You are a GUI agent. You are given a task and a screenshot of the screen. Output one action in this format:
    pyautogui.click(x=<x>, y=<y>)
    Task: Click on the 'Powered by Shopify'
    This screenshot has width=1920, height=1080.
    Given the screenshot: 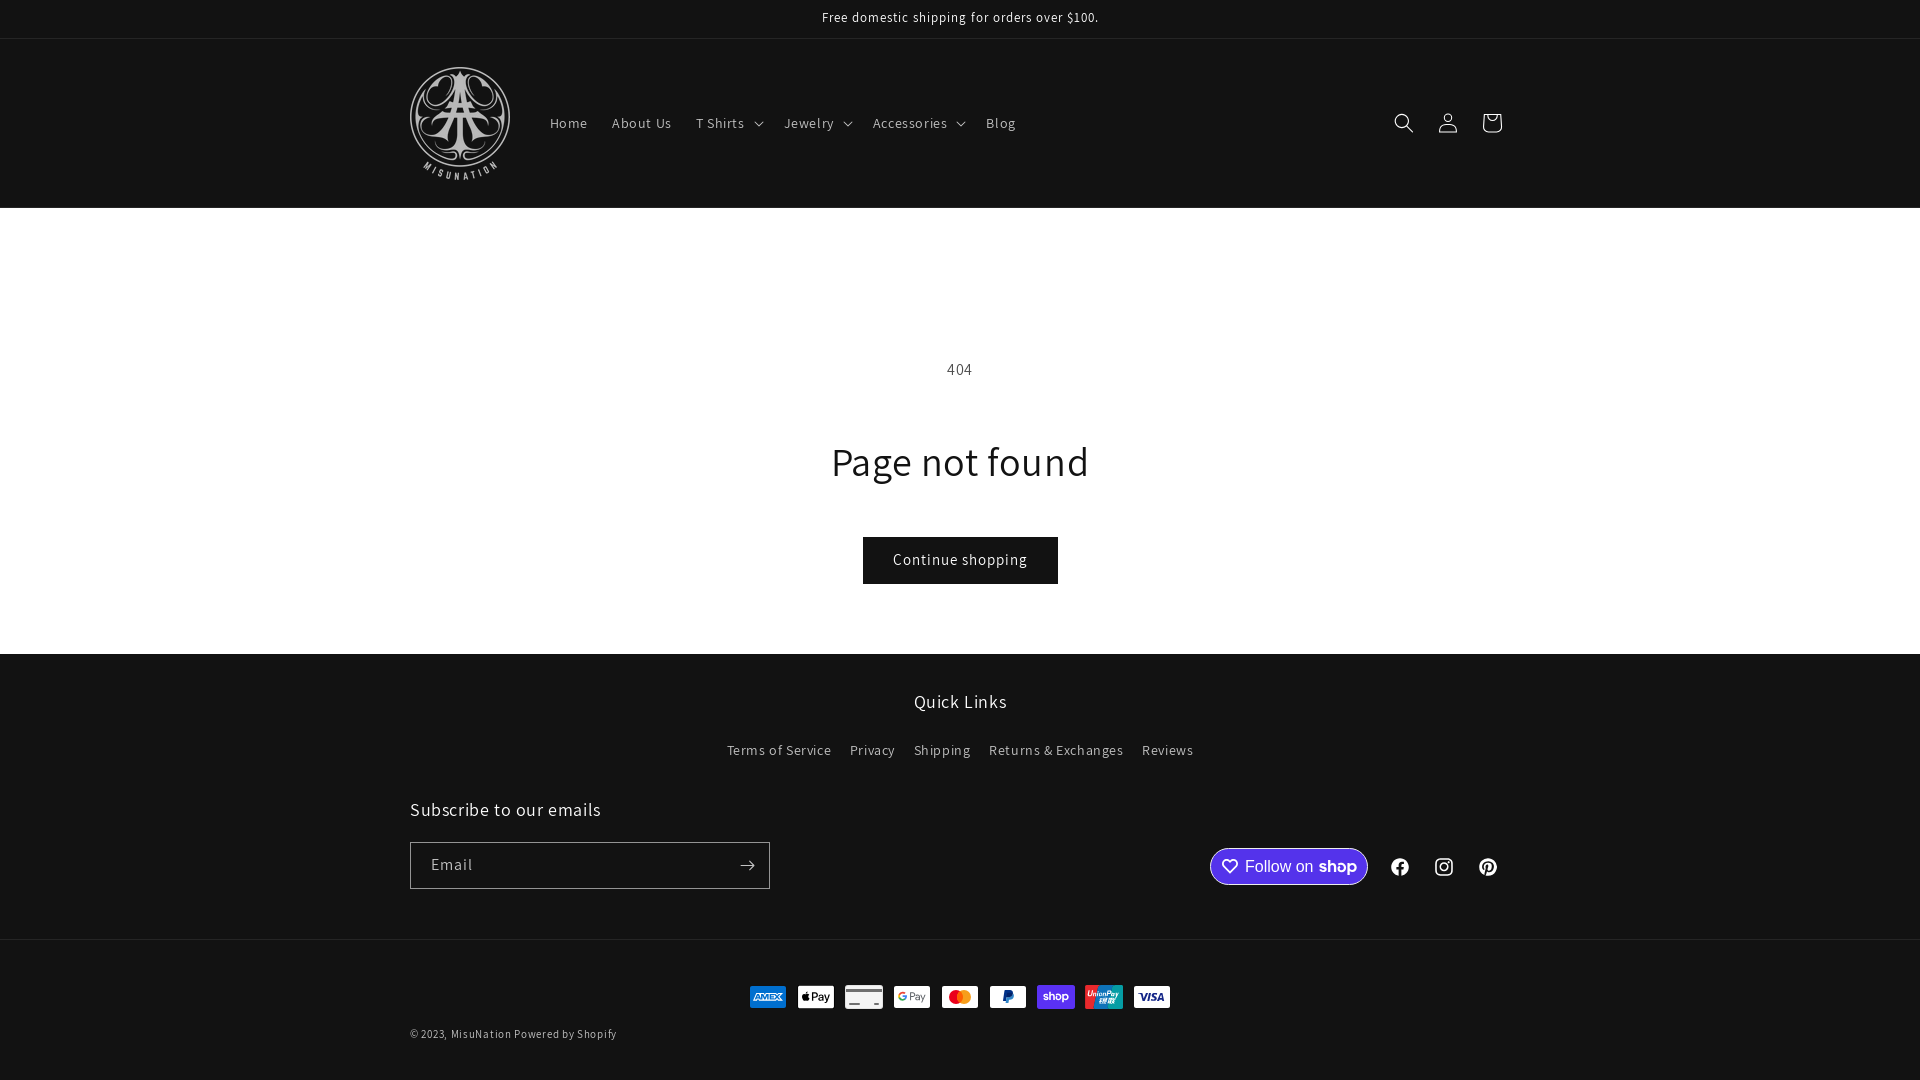 What is the action you would take?
    pyautogui.click(x=564, y=1033)
    